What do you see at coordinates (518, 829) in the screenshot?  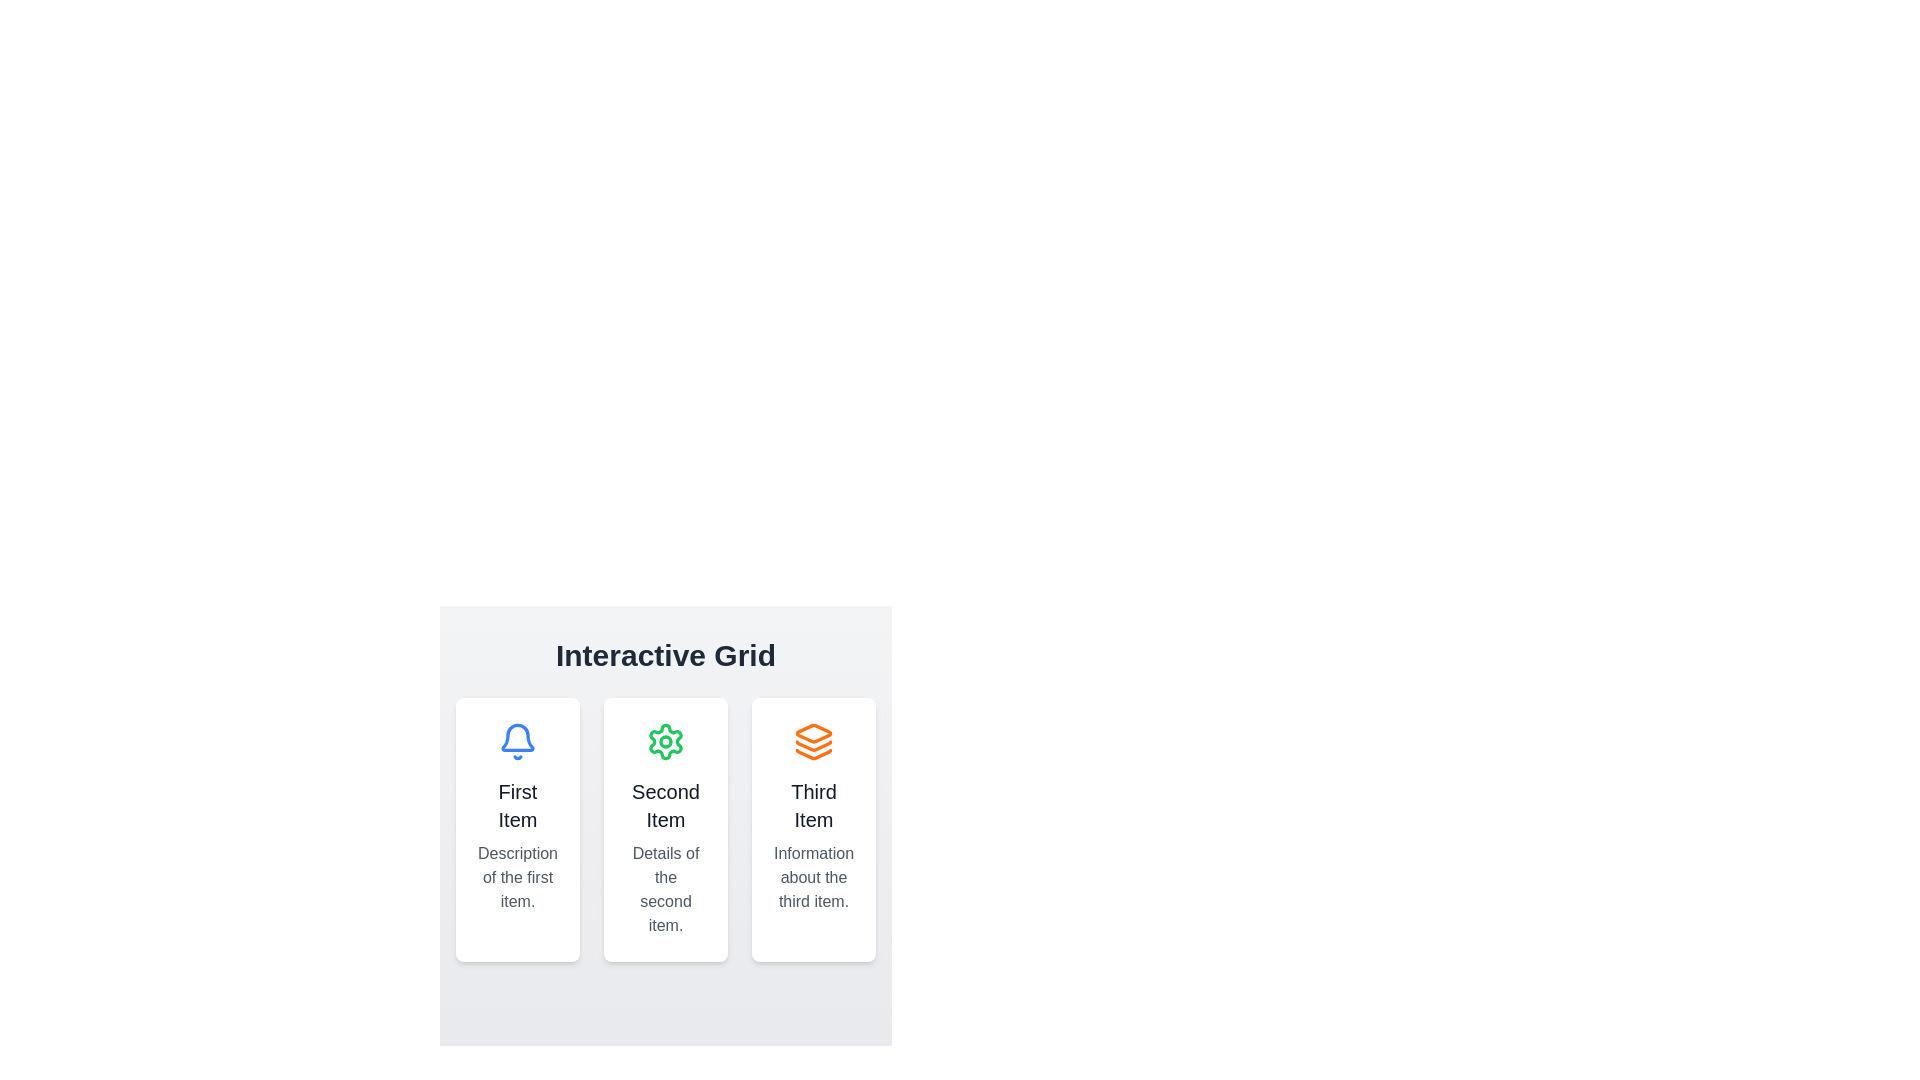 I see `the 'First Item' card` at bounding box center [518, 829].